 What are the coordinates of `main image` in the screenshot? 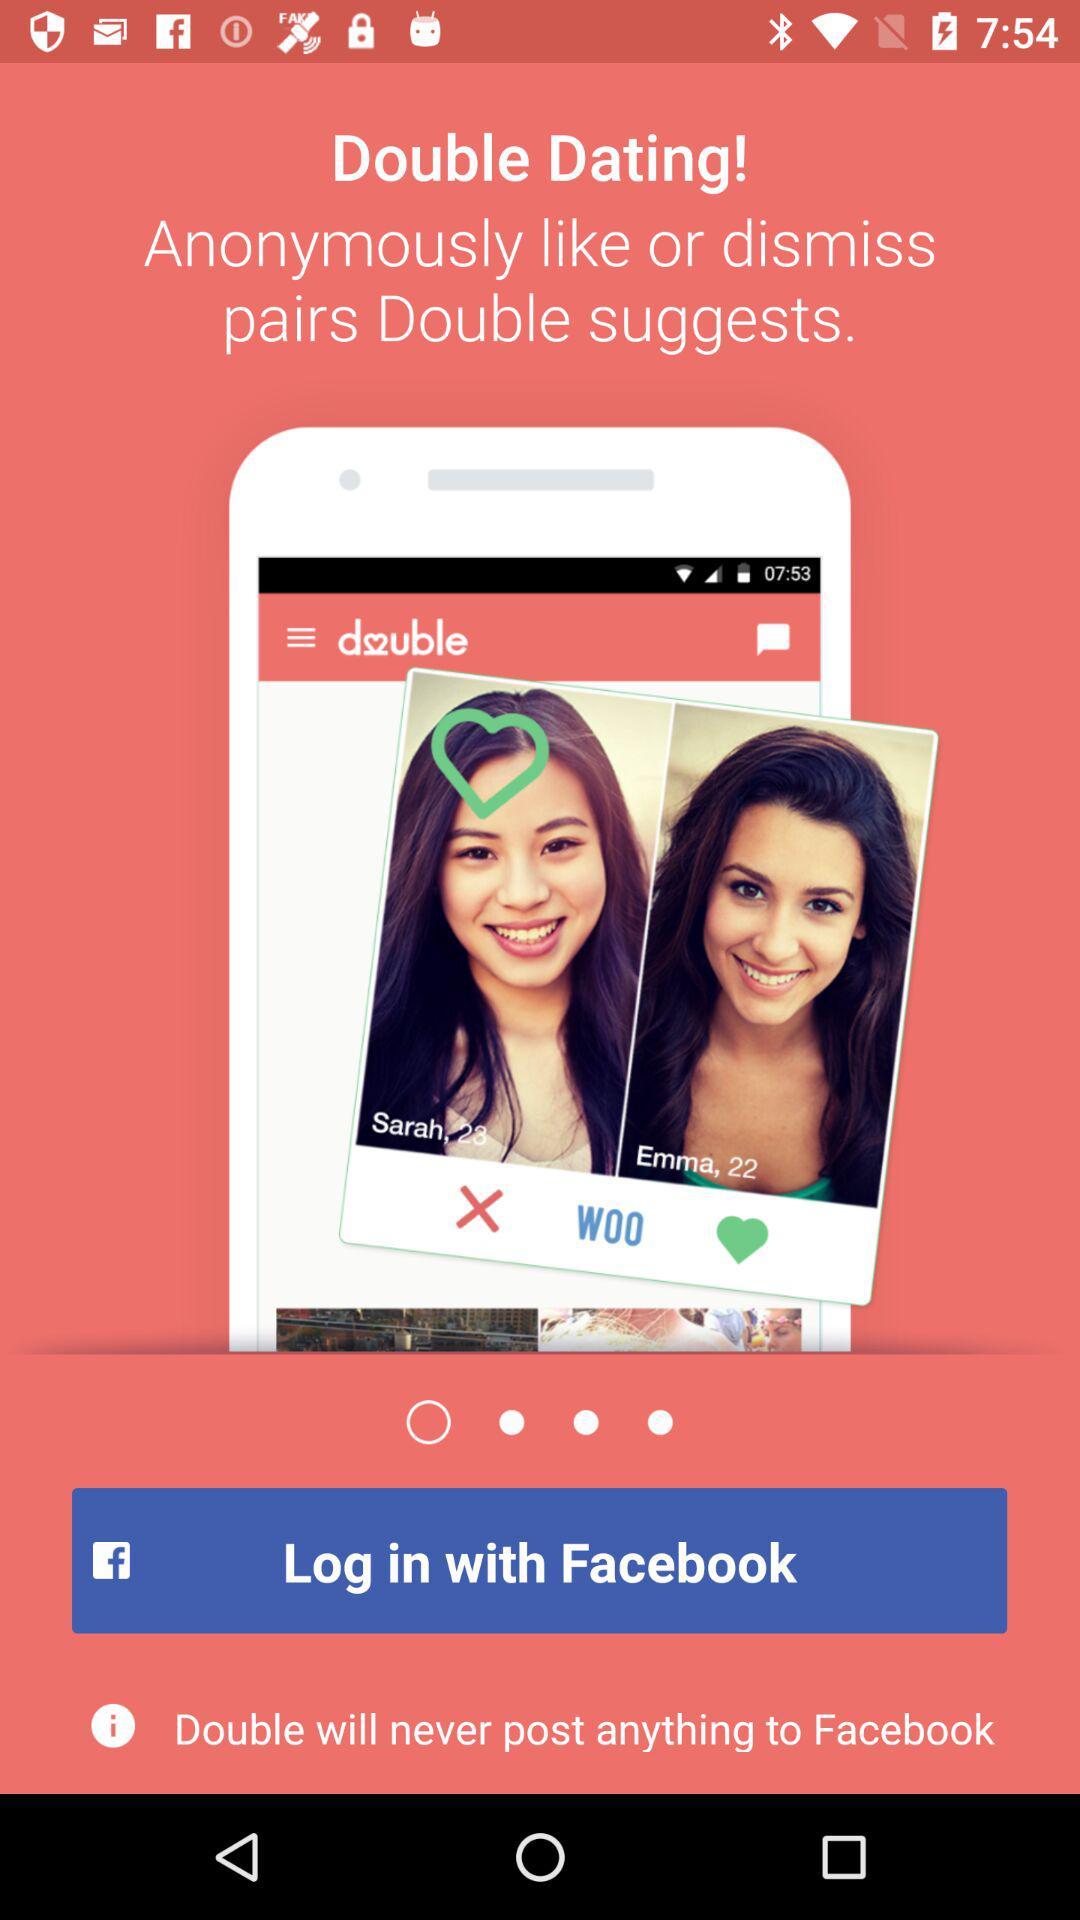 It's located at (540, 859).